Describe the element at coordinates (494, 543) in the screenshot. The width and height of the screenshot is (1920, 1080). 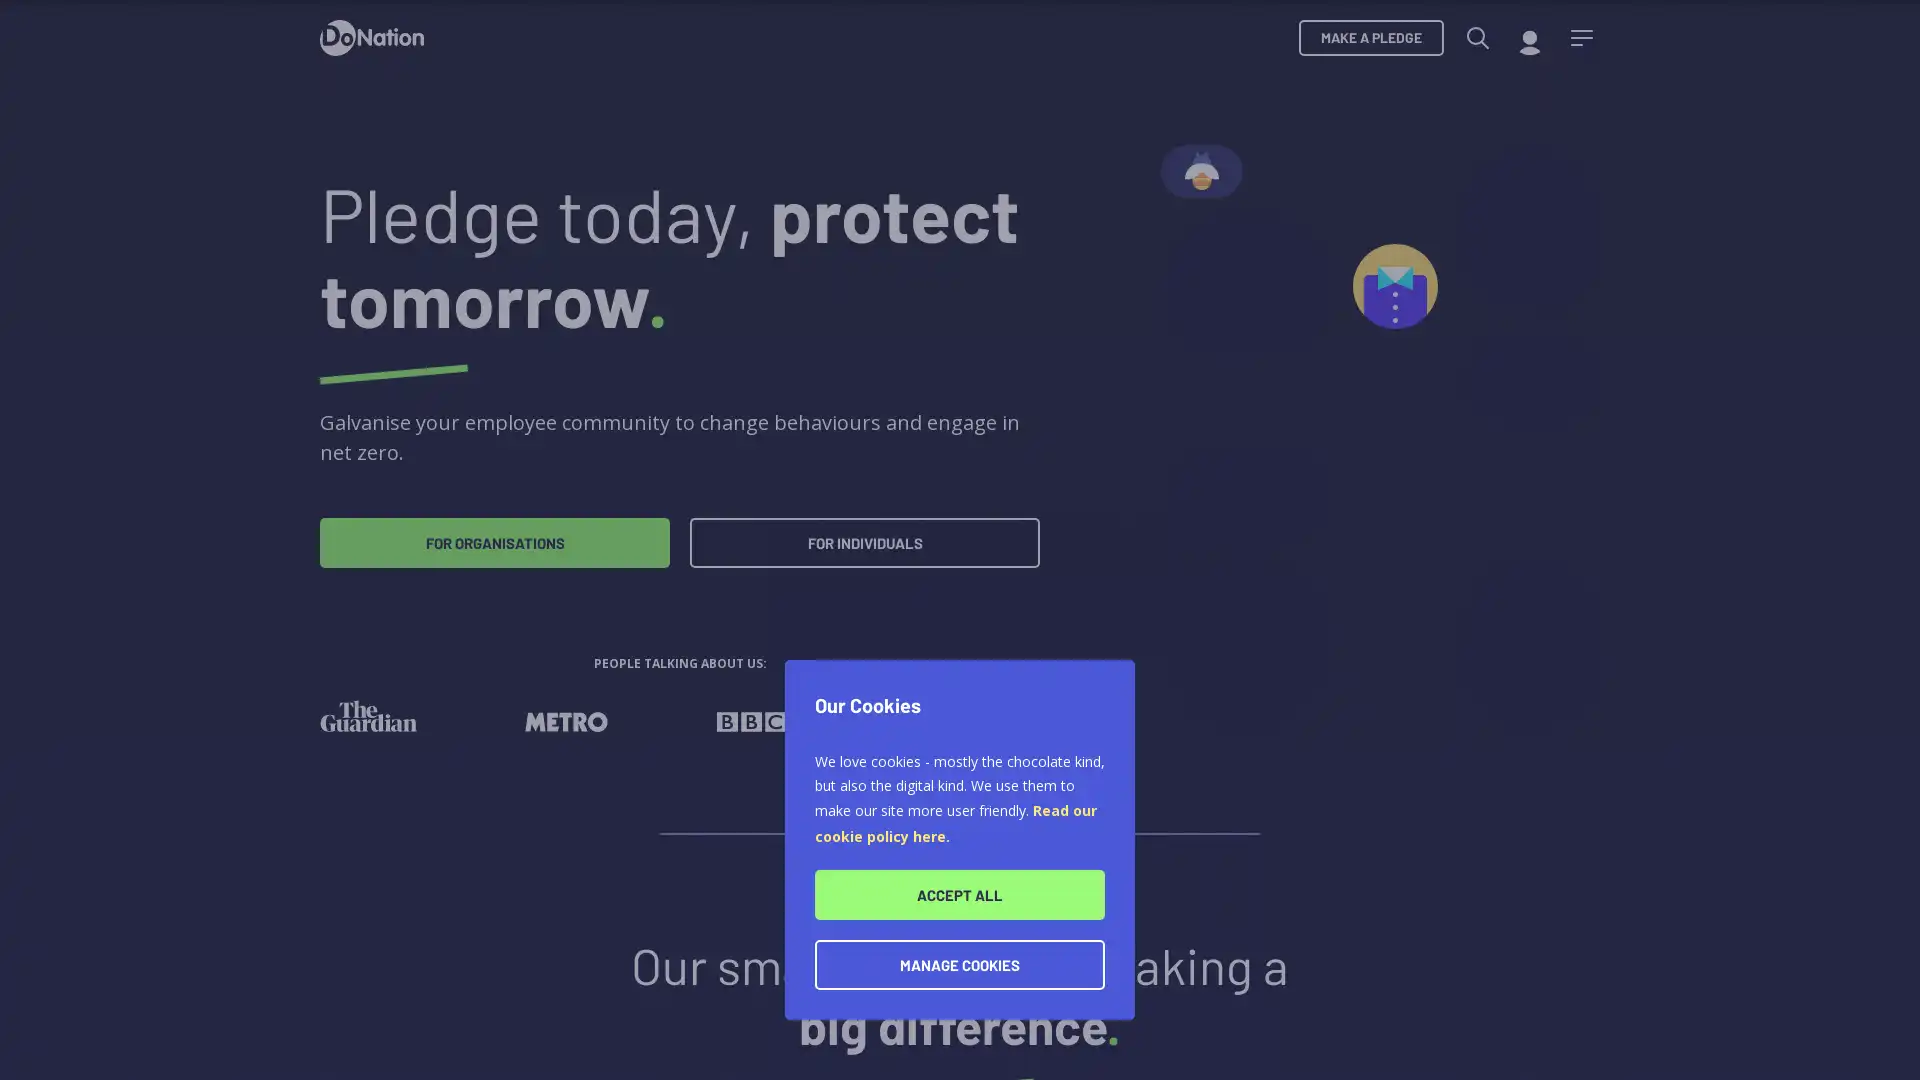
I see `FOR ORGANISATIONS` at that location.